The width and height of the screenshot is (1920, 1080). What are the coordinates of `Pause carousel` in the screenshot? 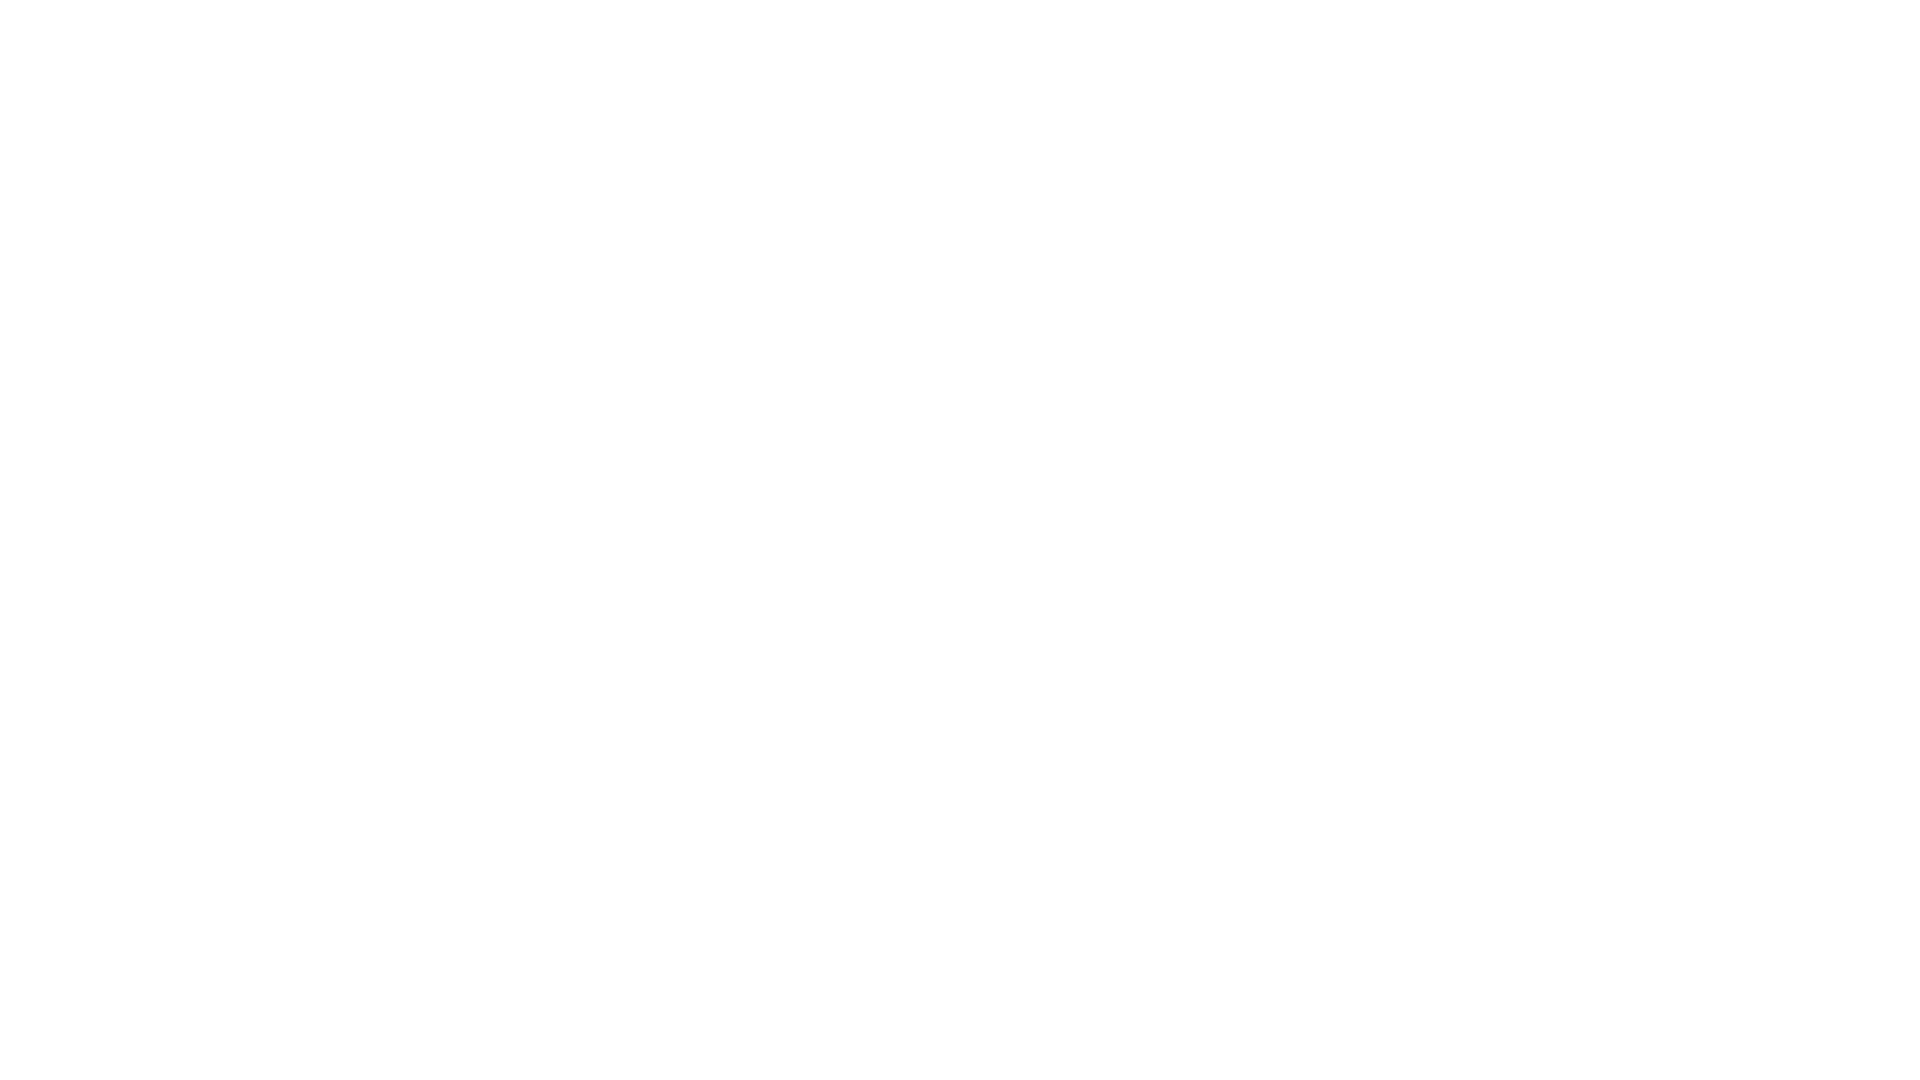 It's located at (392, 137).